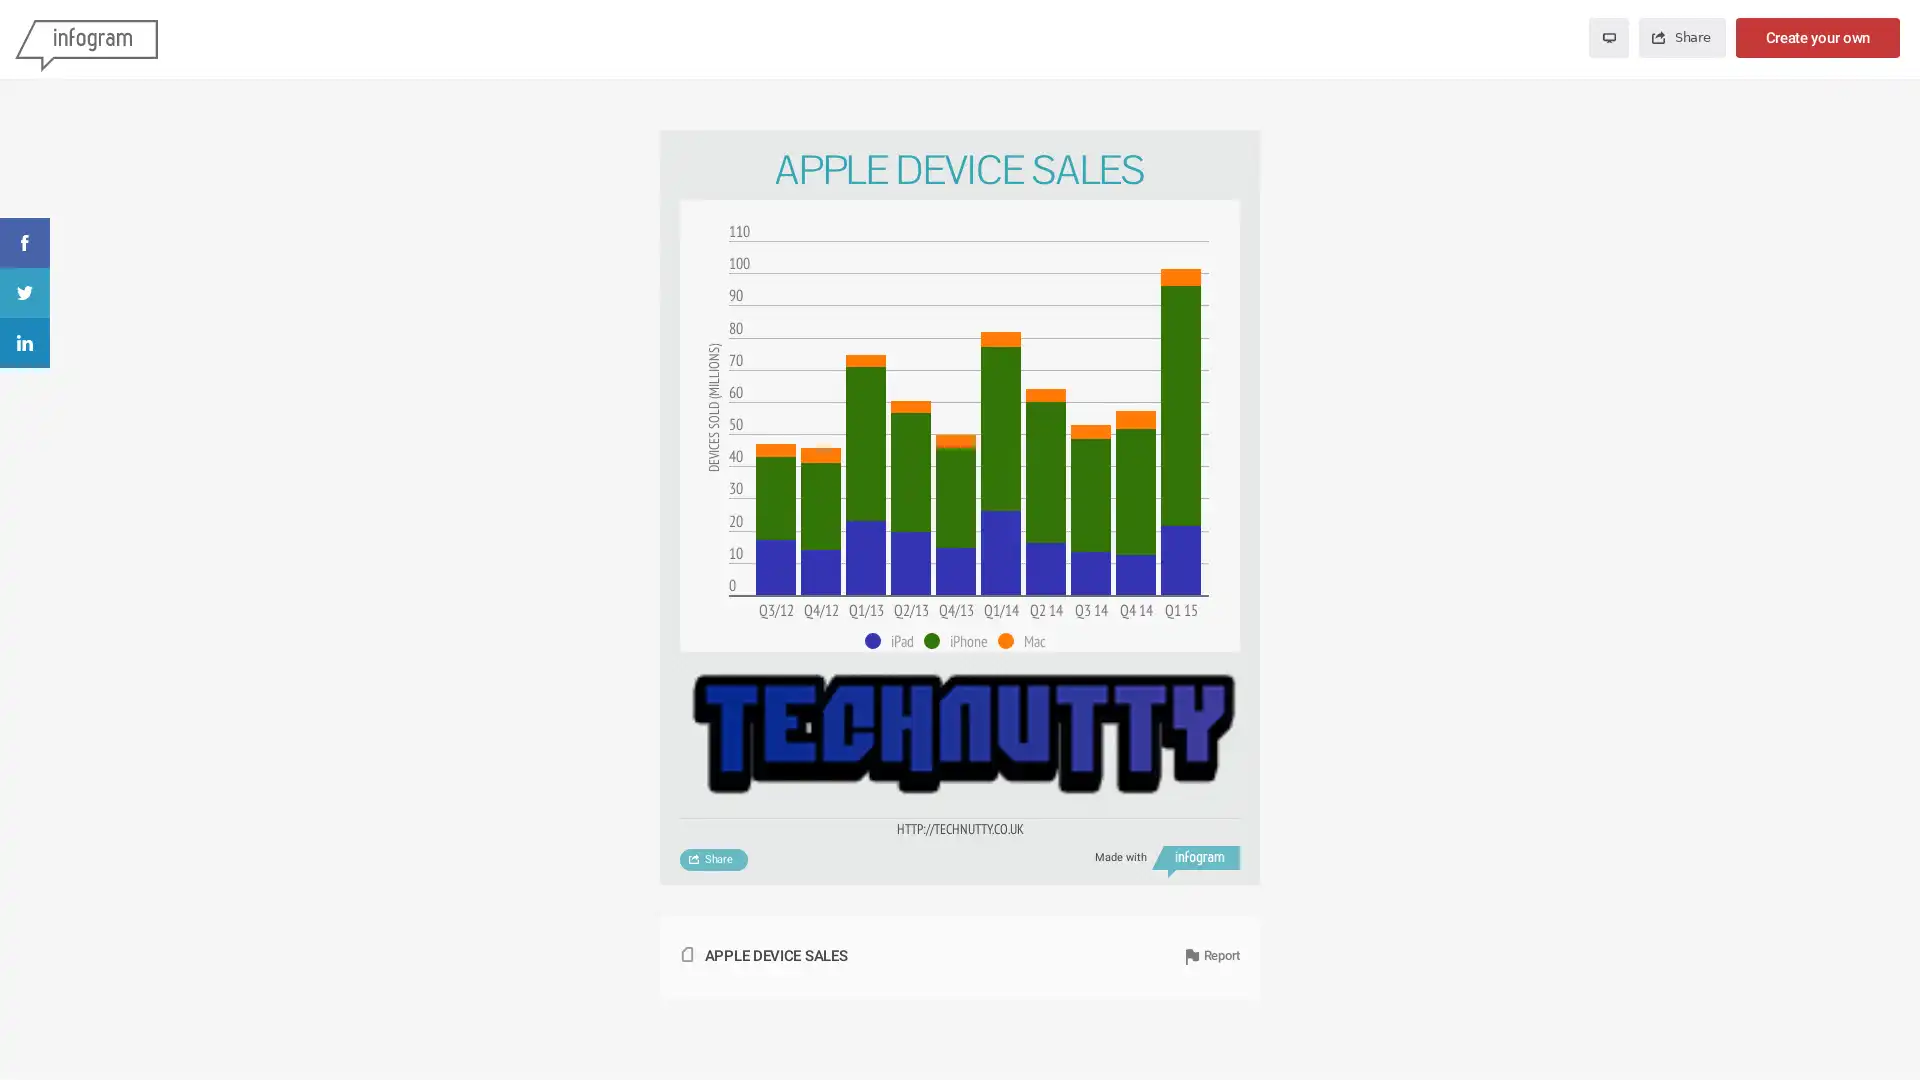 The width and height of the screenshot is (1920, 1080). What do you see at coordinates (1608, 38) in the screenshot?
I see `Enter fullscreen` at bounding box center [1608, 38].